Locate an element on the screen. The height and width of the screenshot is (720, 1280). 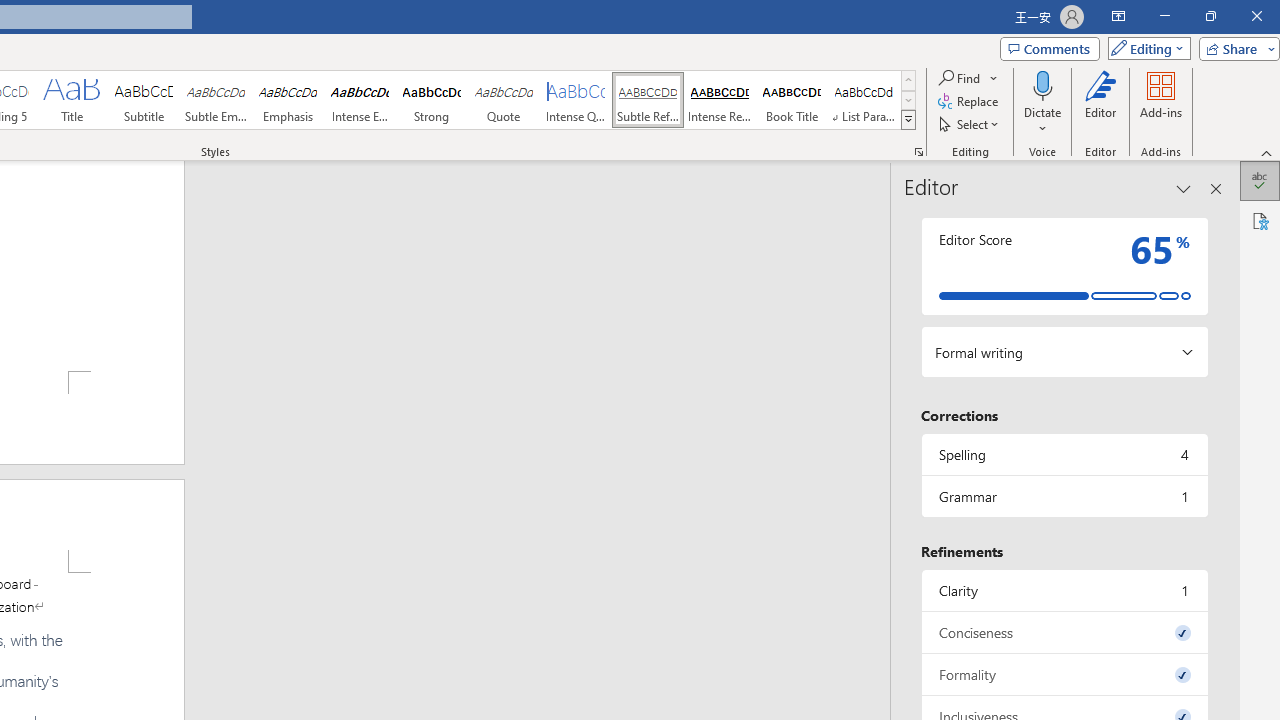
'Spelling, 4 issues. Press space or enter to review items.' is located at coordinates (1063, 454).